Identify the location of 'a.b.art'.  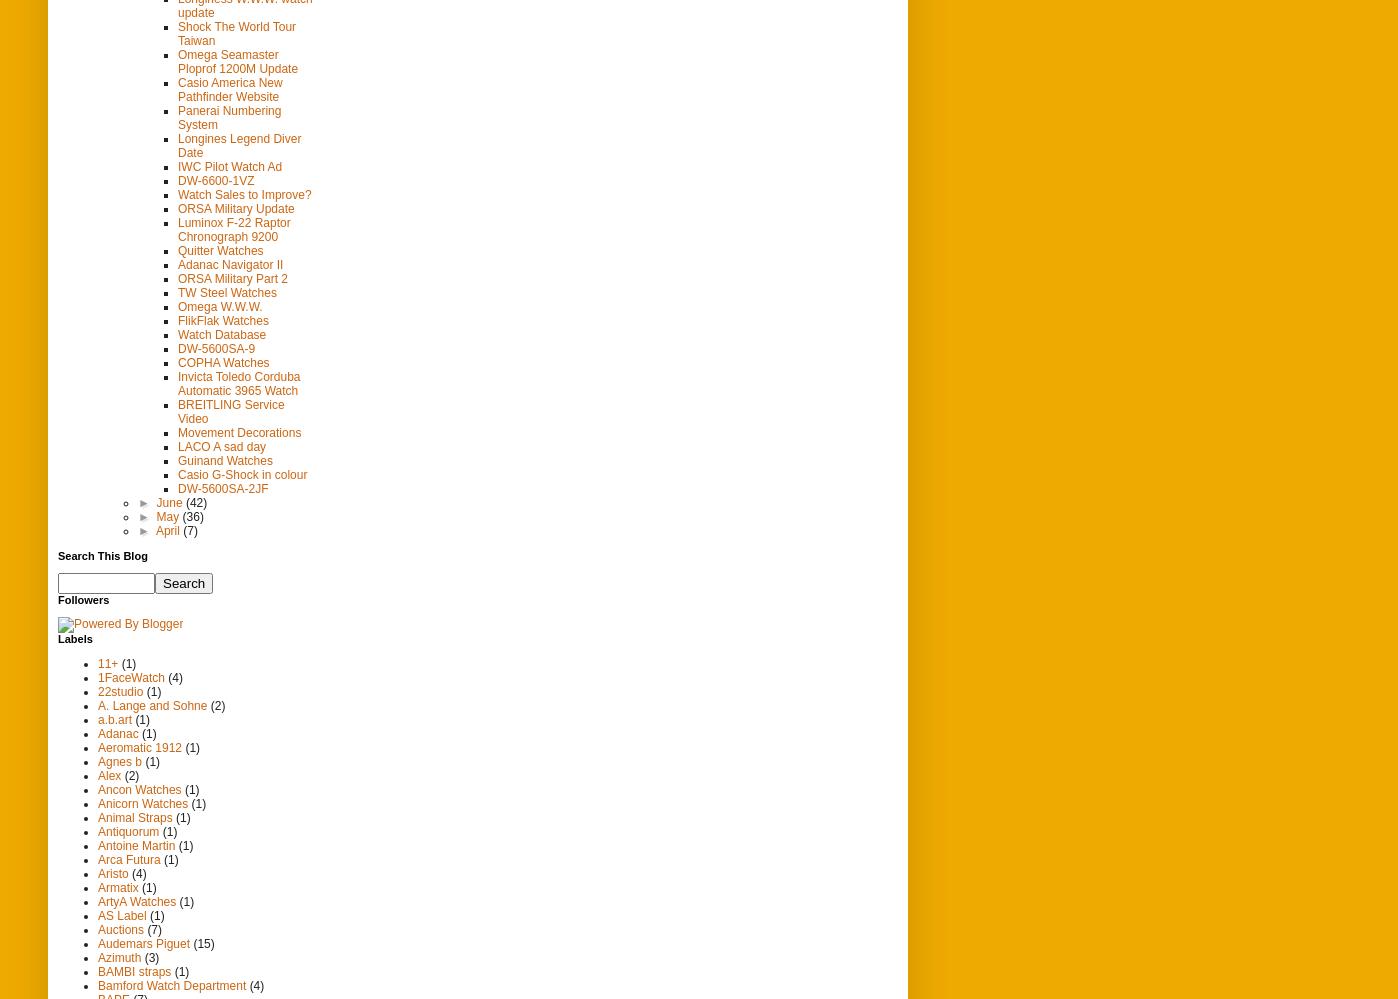
(115, 718).